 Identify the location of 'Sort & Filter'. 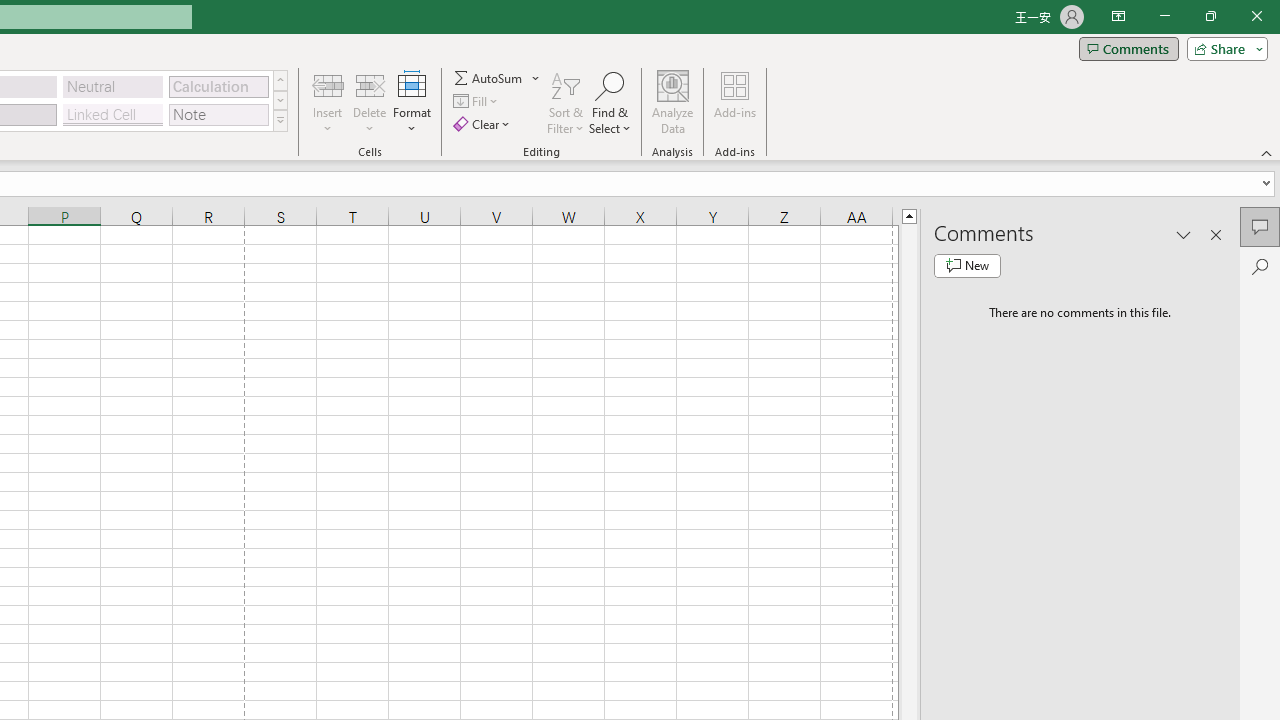
(565, 103).